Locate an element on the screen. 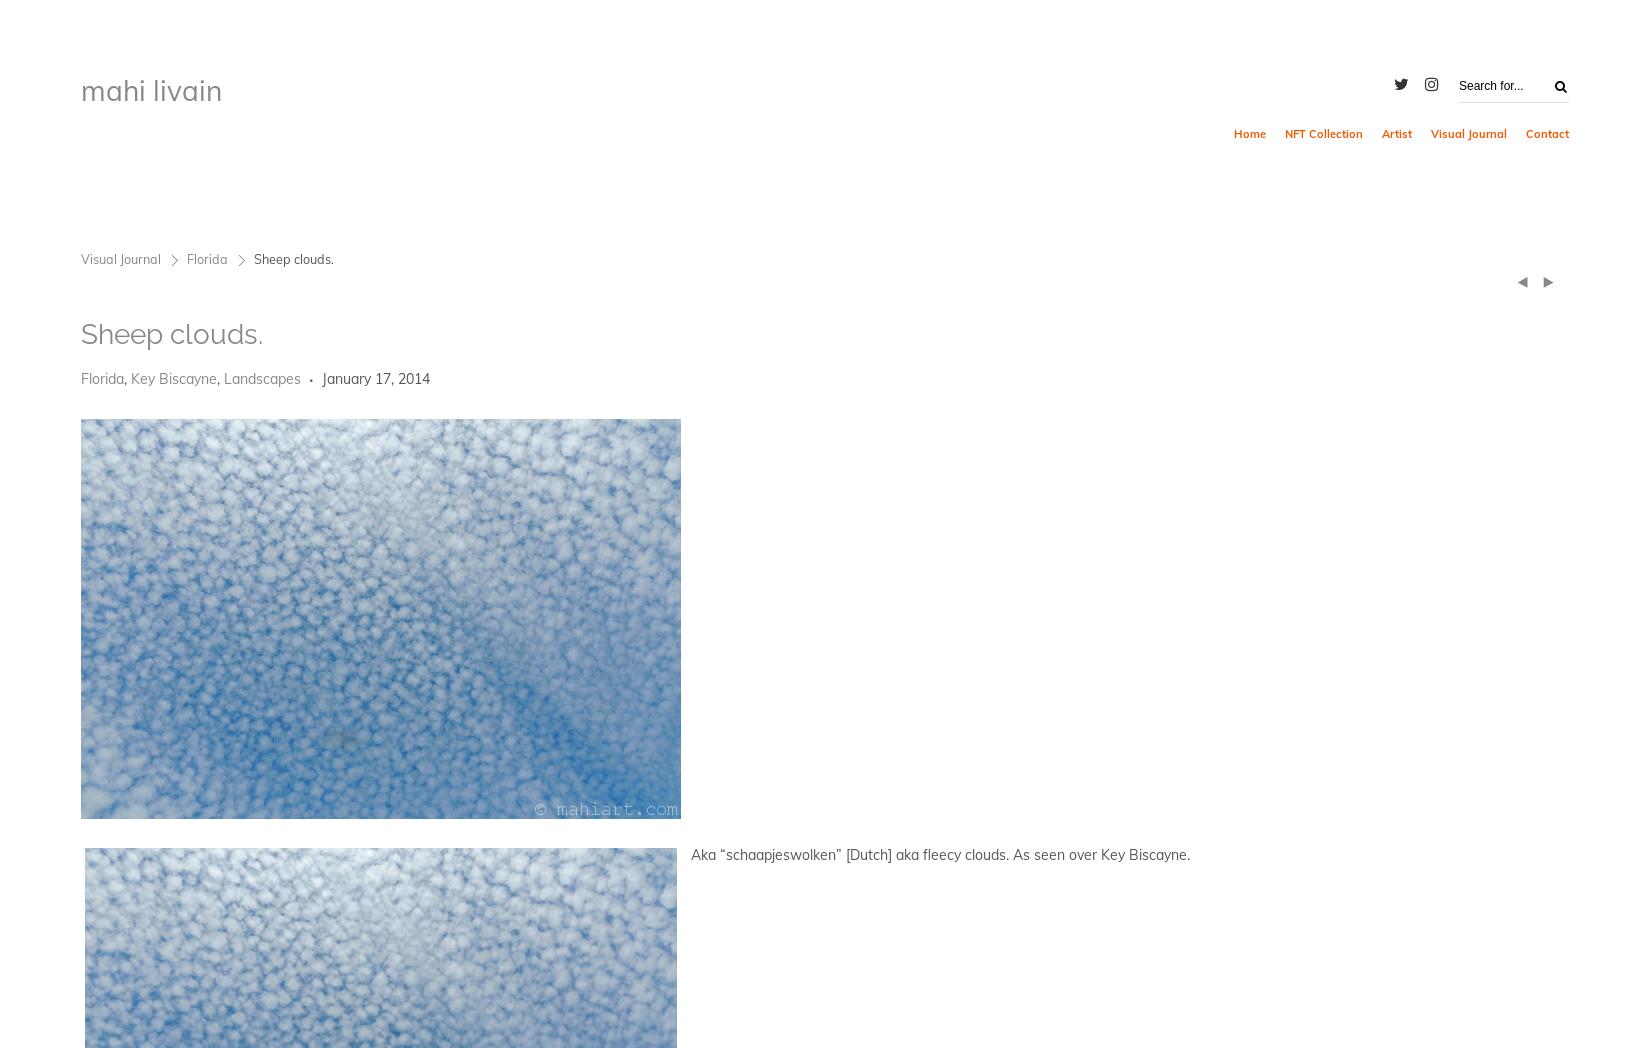  'NFT Collection' is located at coordinates (1322, 134).